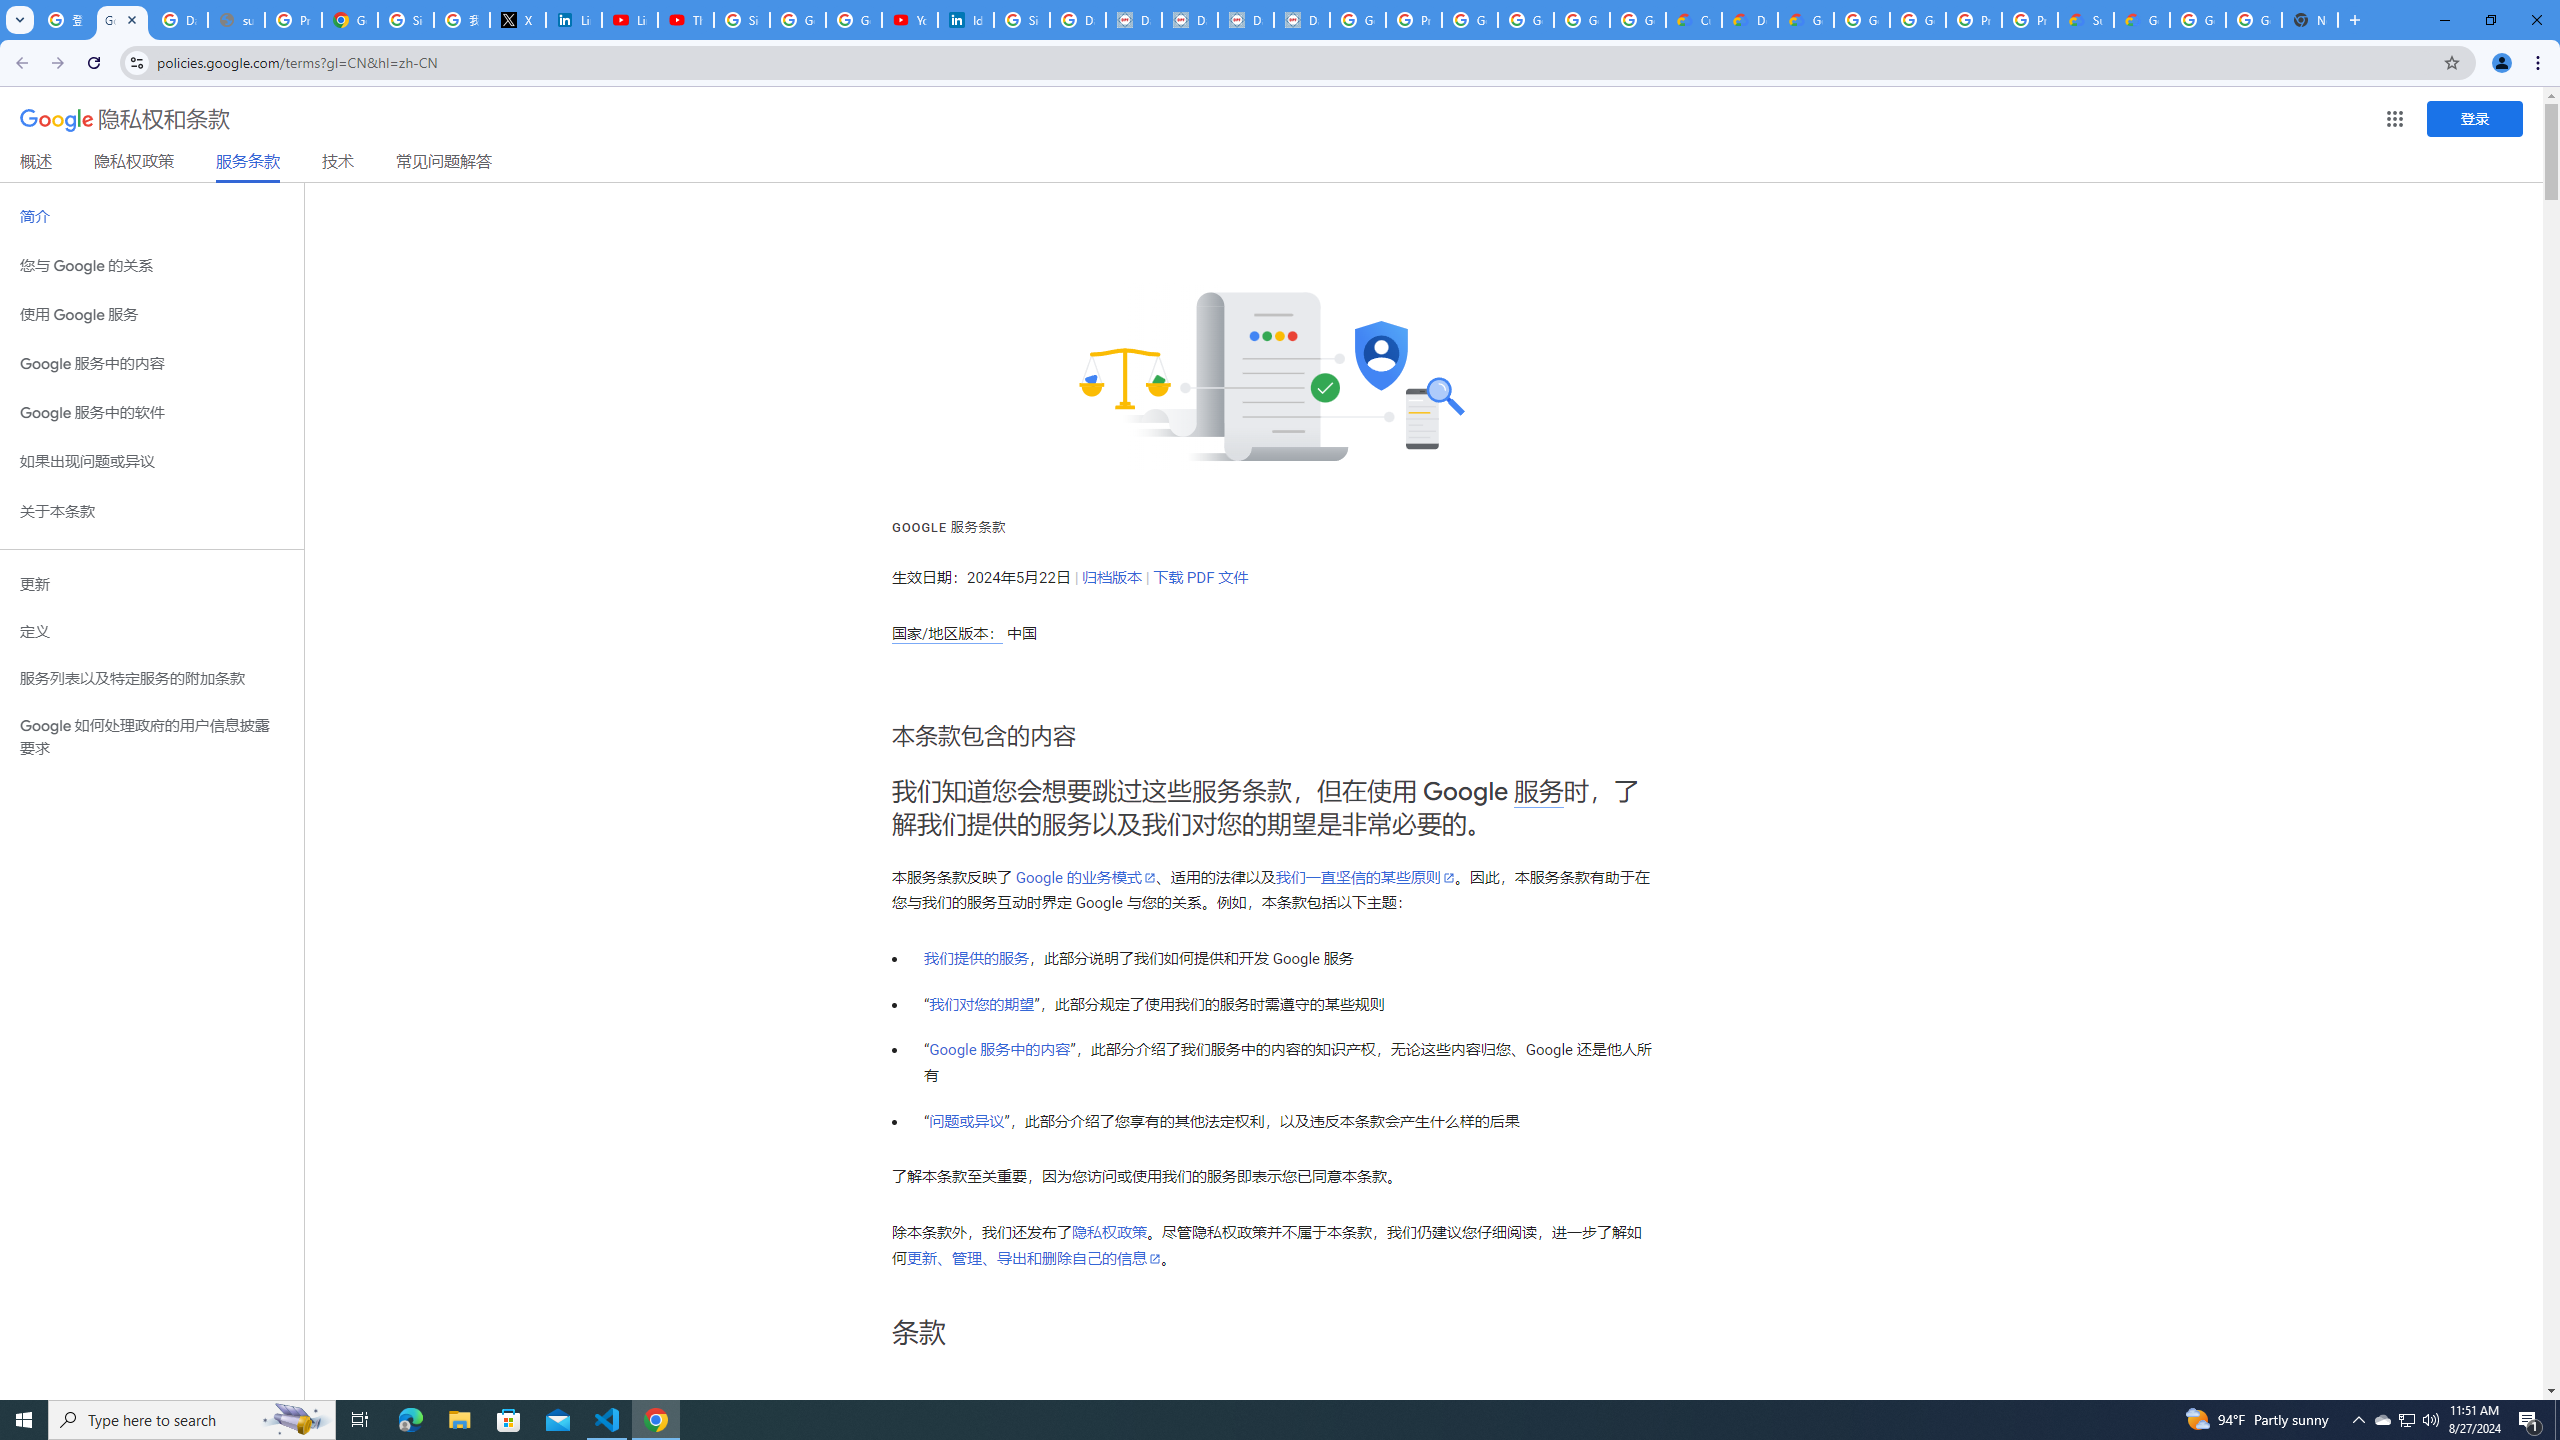 This screenshot has width=2560, height=1440. I want to click on 'Google Workspace - Specific Terms', so click(1581, 19).